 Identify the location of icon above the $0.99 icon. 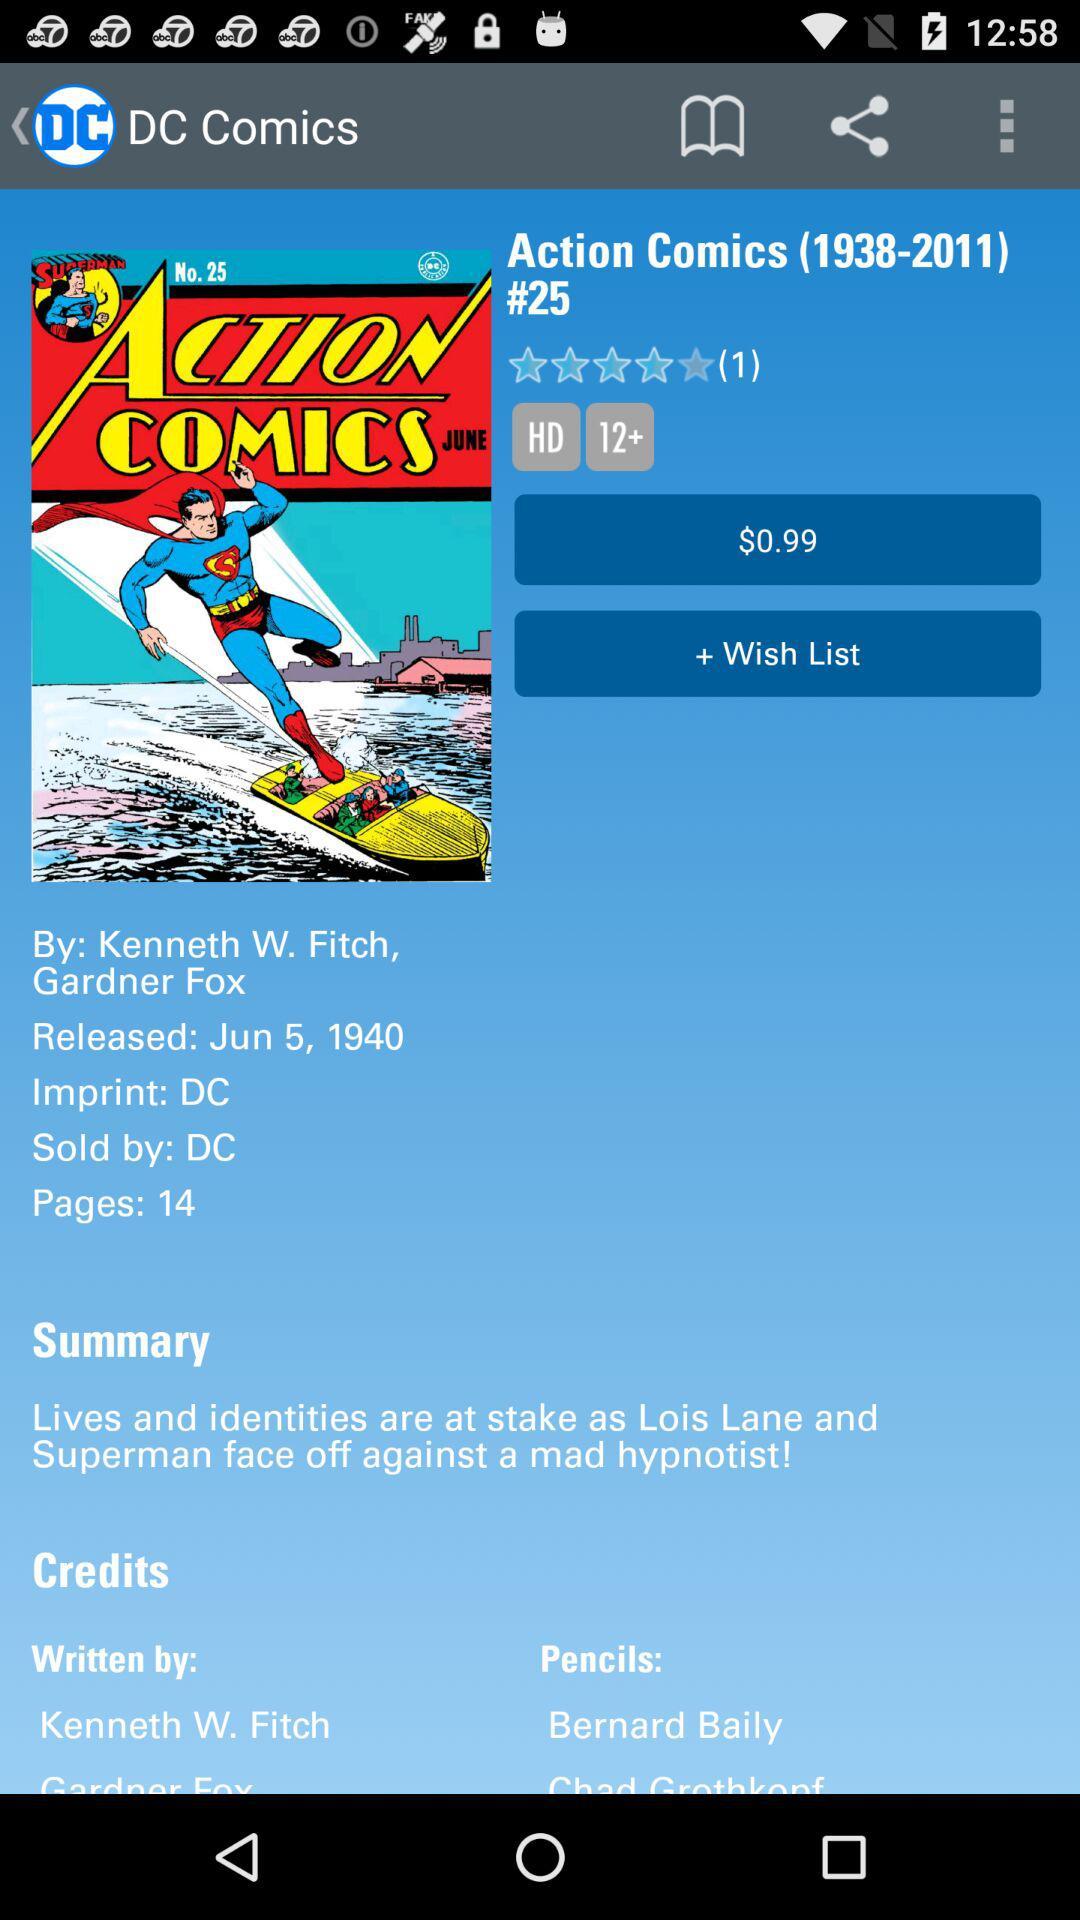
(618, 435).